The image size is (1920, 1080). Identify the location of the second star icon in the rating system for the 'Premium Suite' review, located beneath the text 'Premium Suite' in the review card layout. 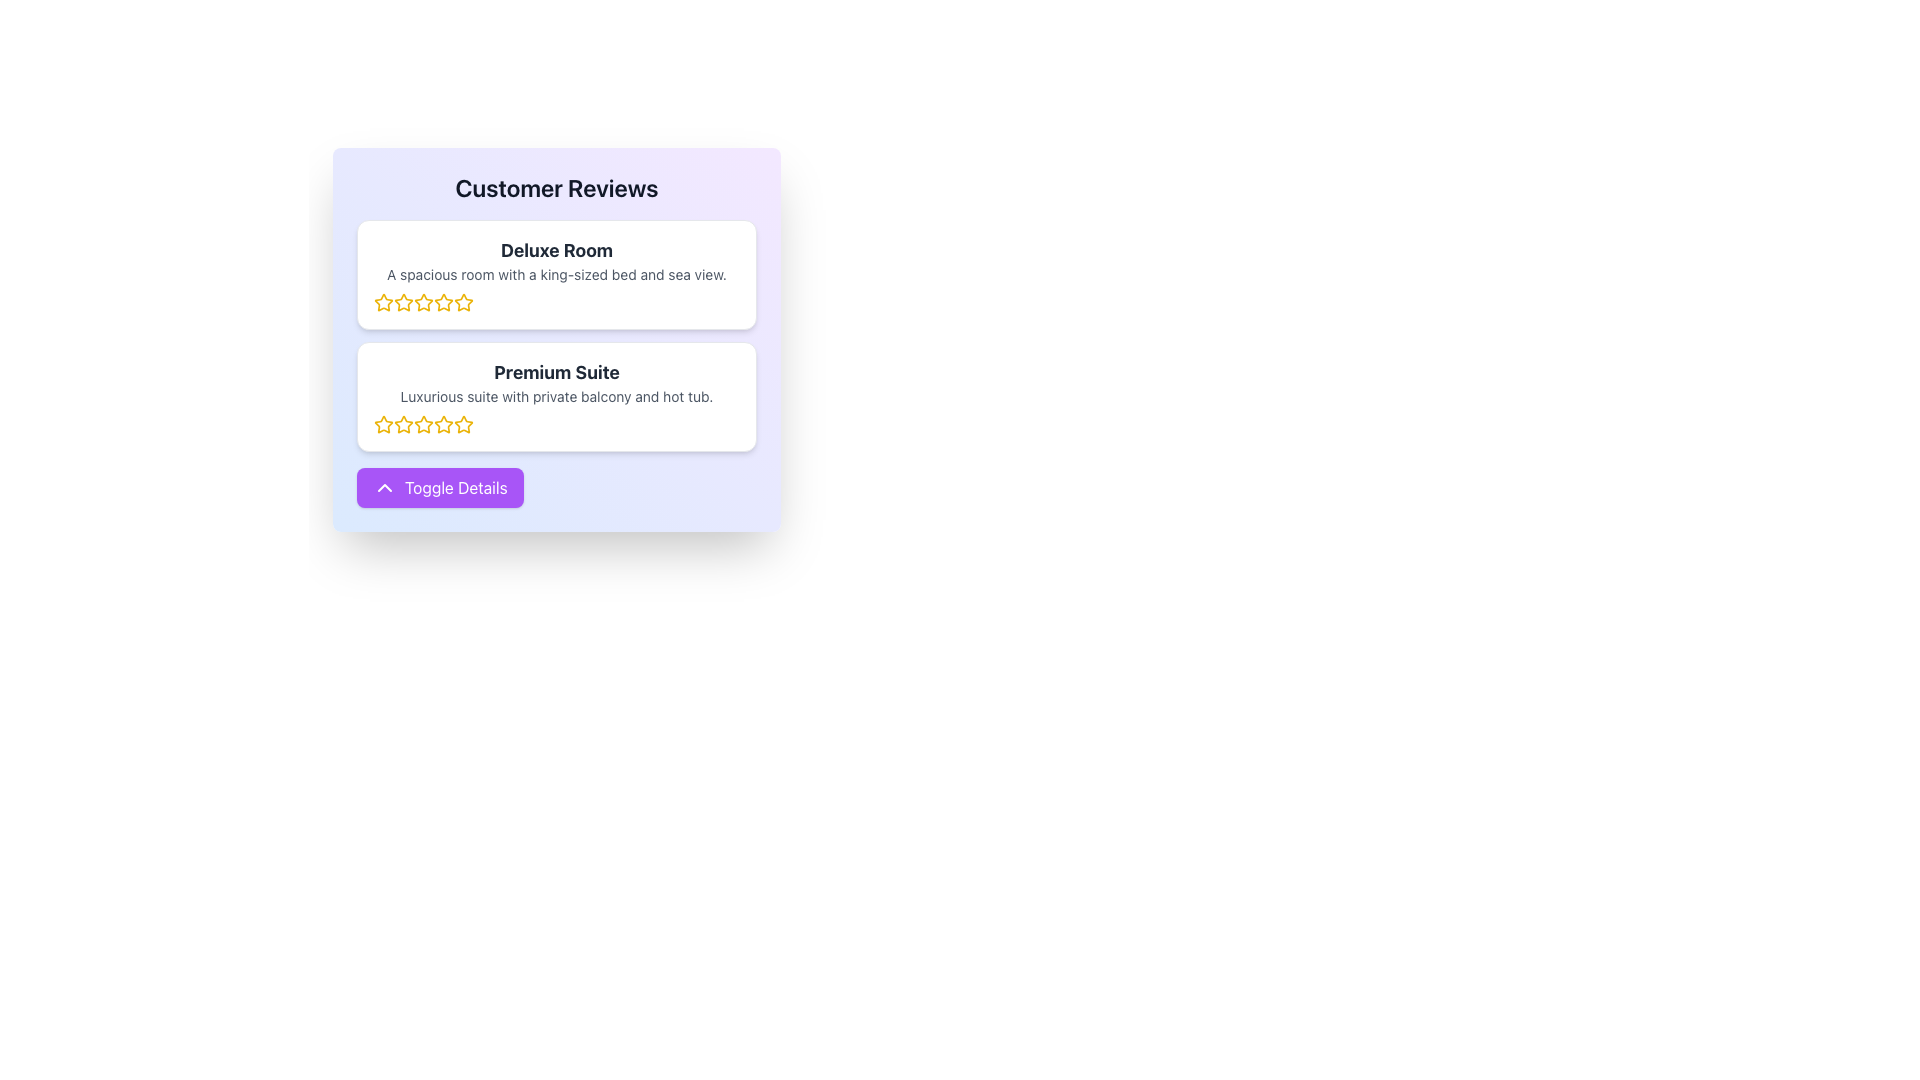
(384, 423).